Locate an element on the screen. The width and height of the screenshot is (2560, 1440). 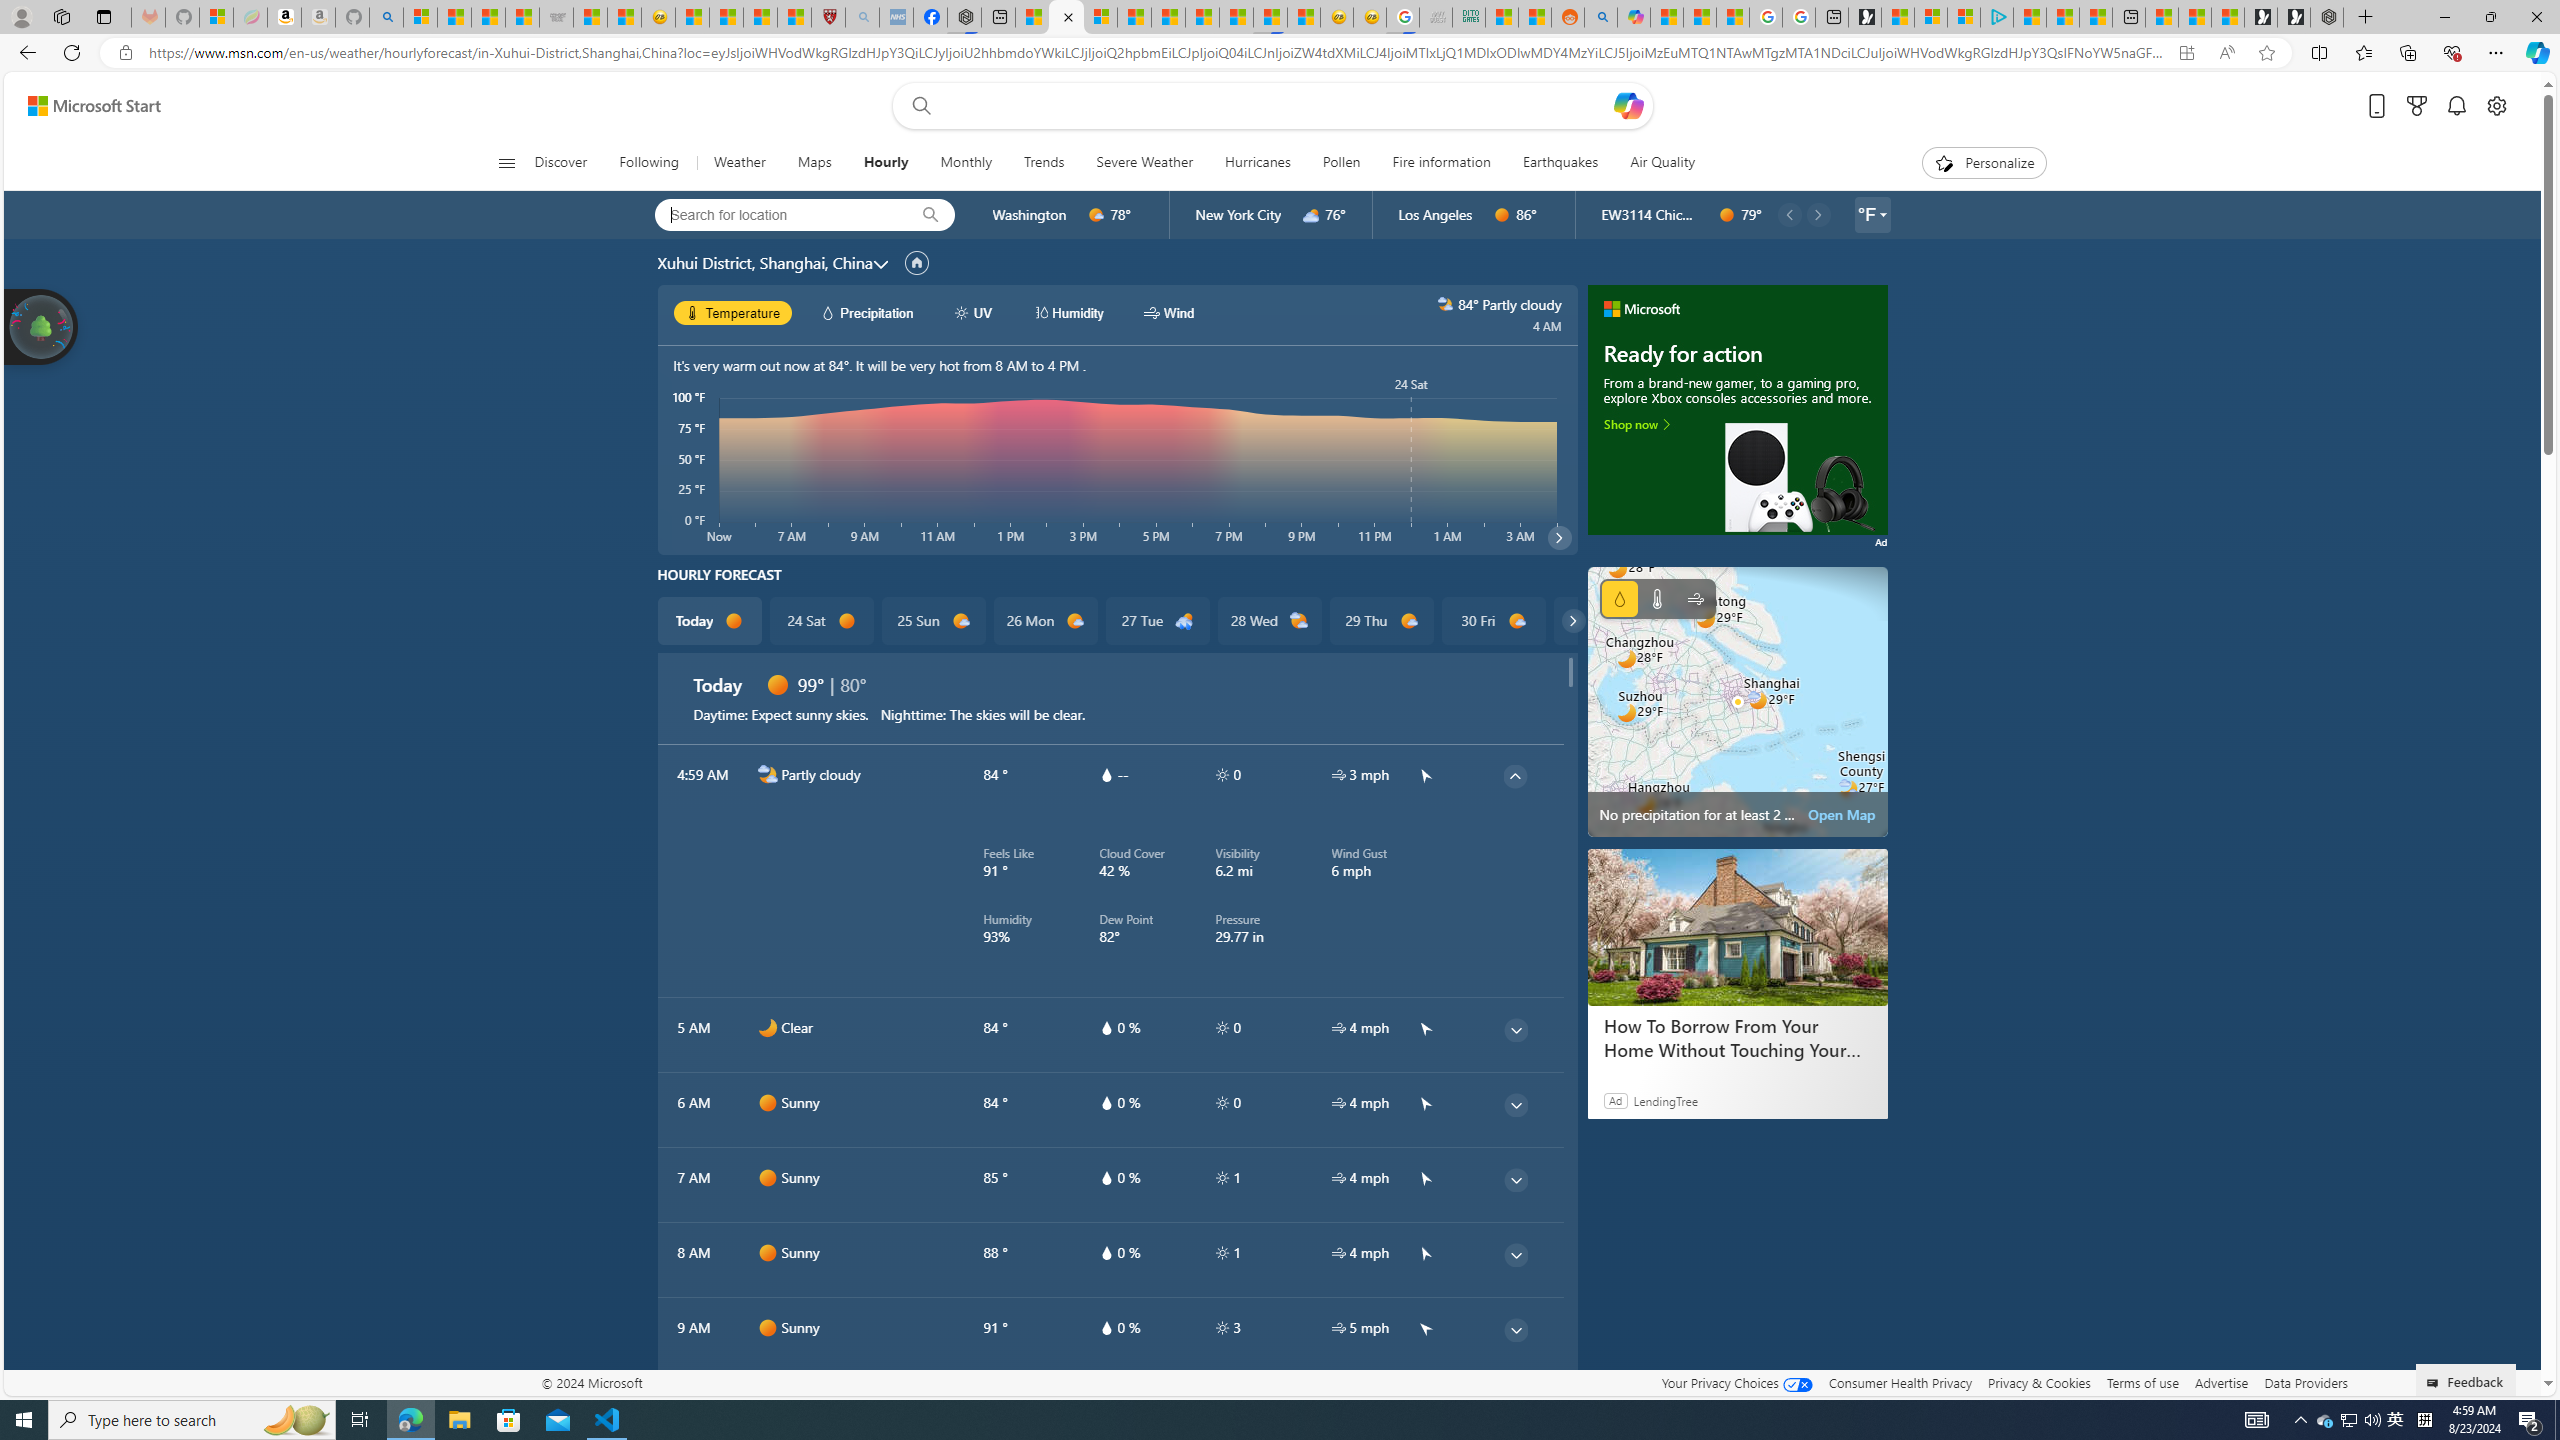
'LendingTree' is located at coordinates (1664, 1099).